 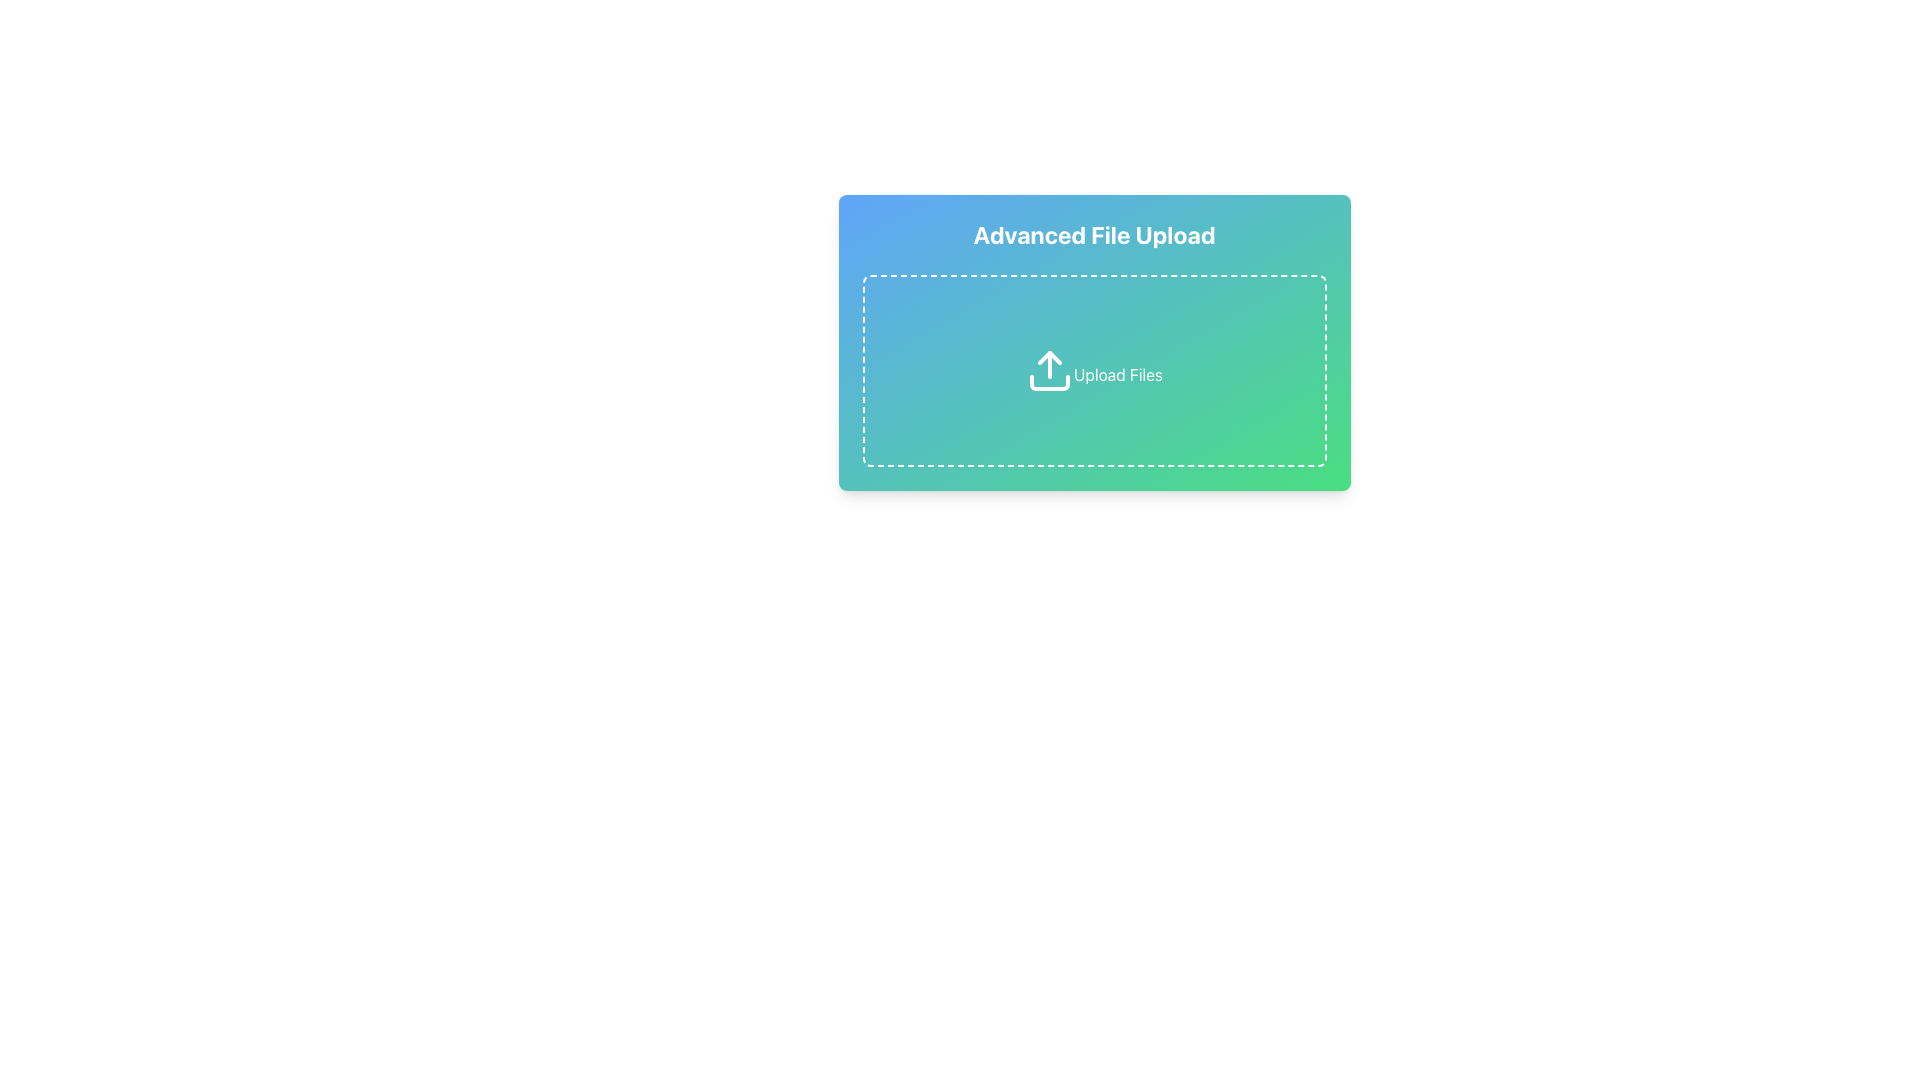 I want to click on the centered heading 'Advanced File Upload' which is styled with bold, white font and located at the top of a rounded rectangular card, so click(x=1093, y=234).